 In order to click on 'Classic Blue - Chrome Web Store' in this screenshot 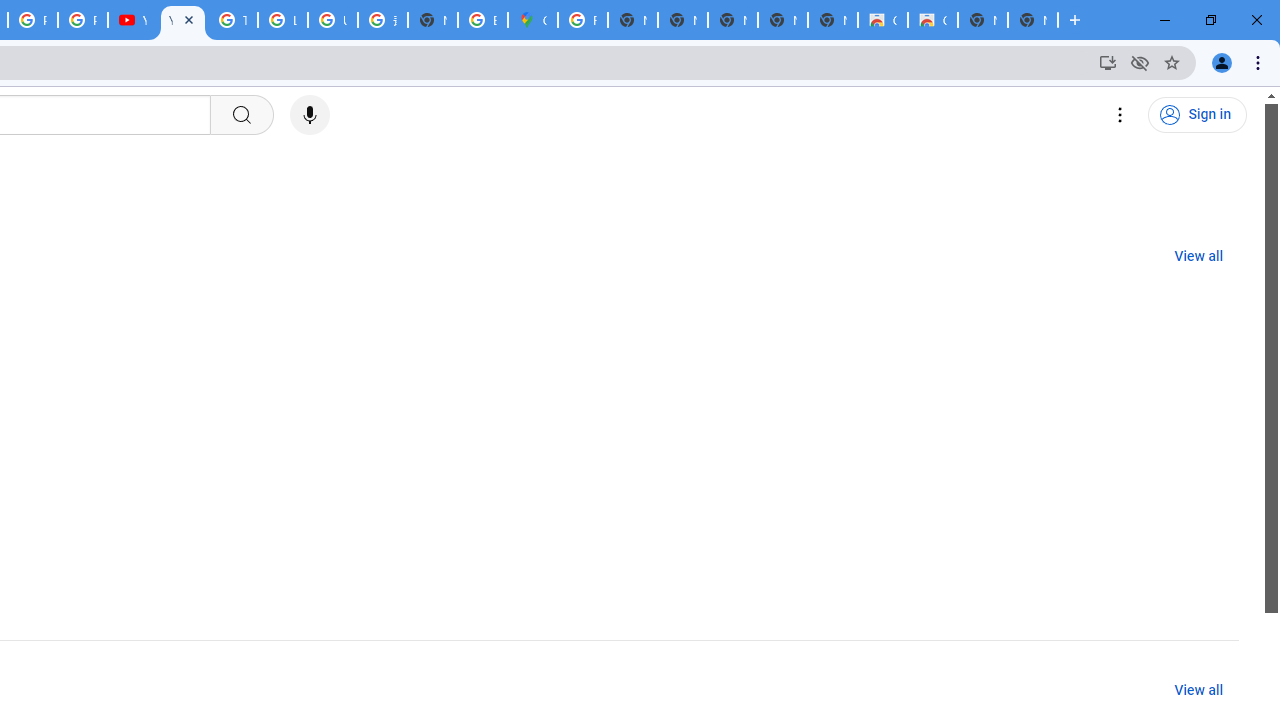, I will do `click(931, 20)`.